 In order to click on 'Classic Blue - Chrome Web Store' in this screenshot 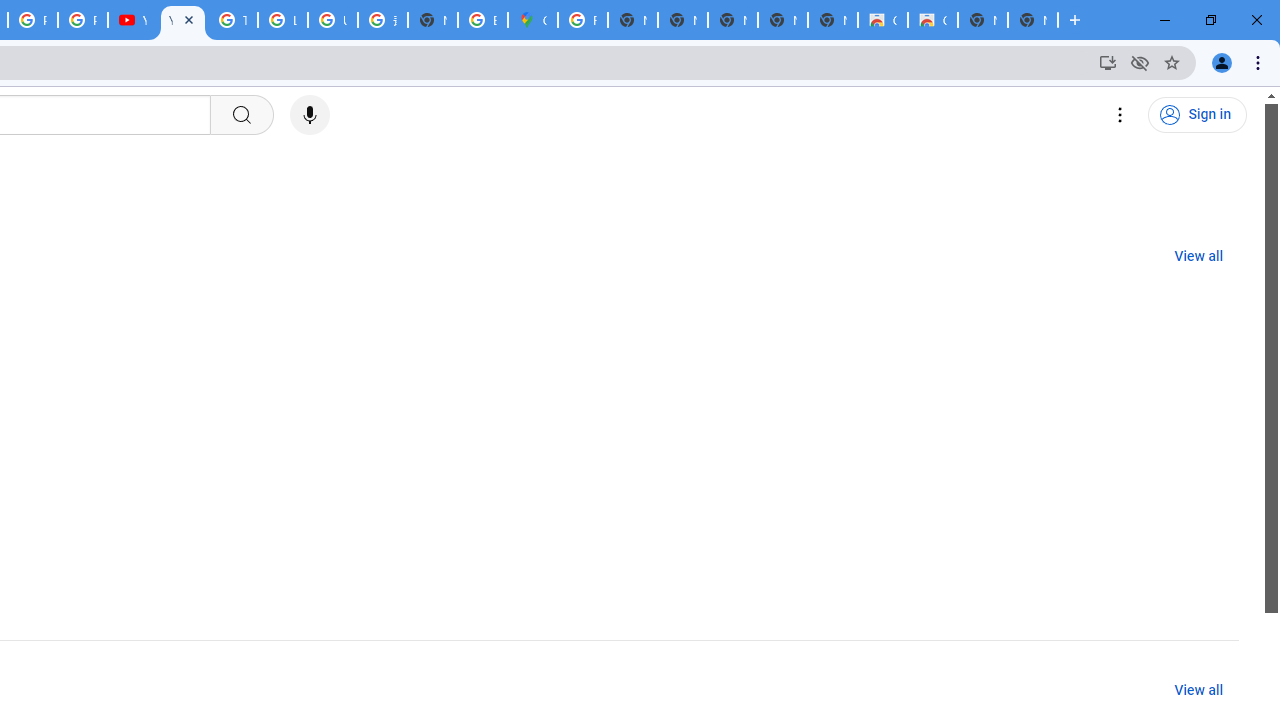, I will do `click(931, 20)`.